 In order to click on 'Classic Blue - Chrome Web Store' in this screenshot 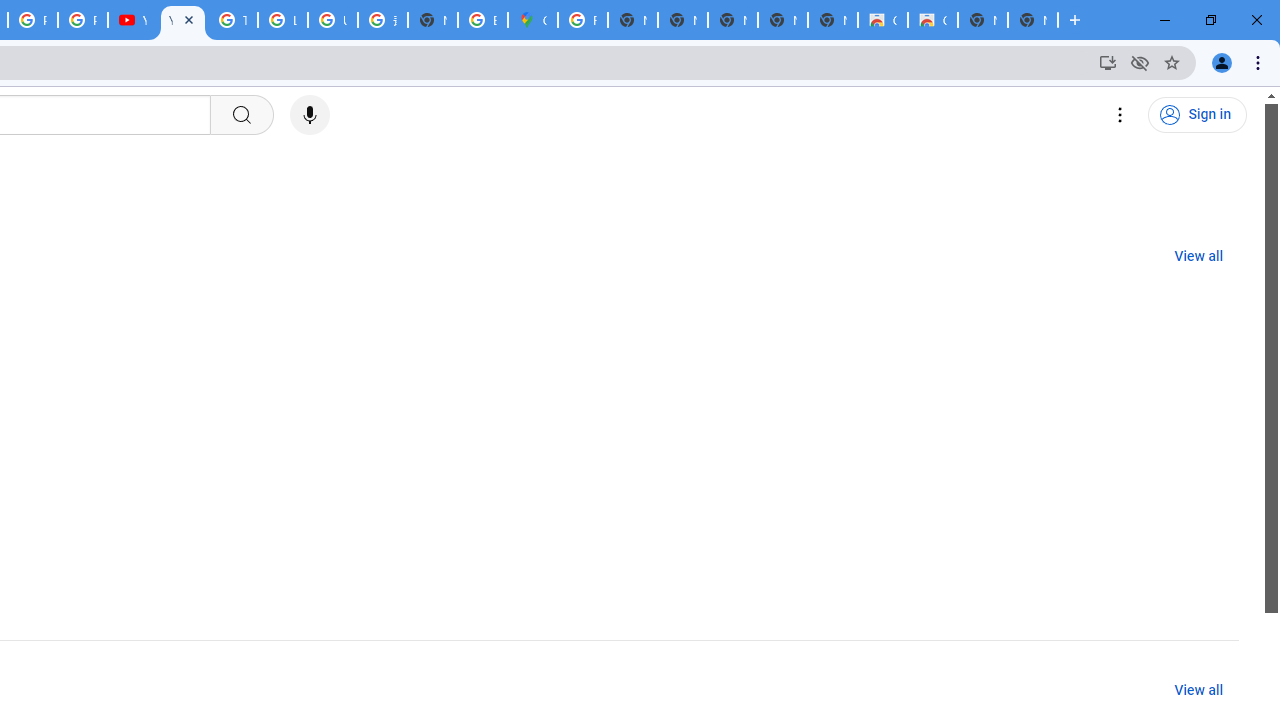, I will do `click(931, 20)`.